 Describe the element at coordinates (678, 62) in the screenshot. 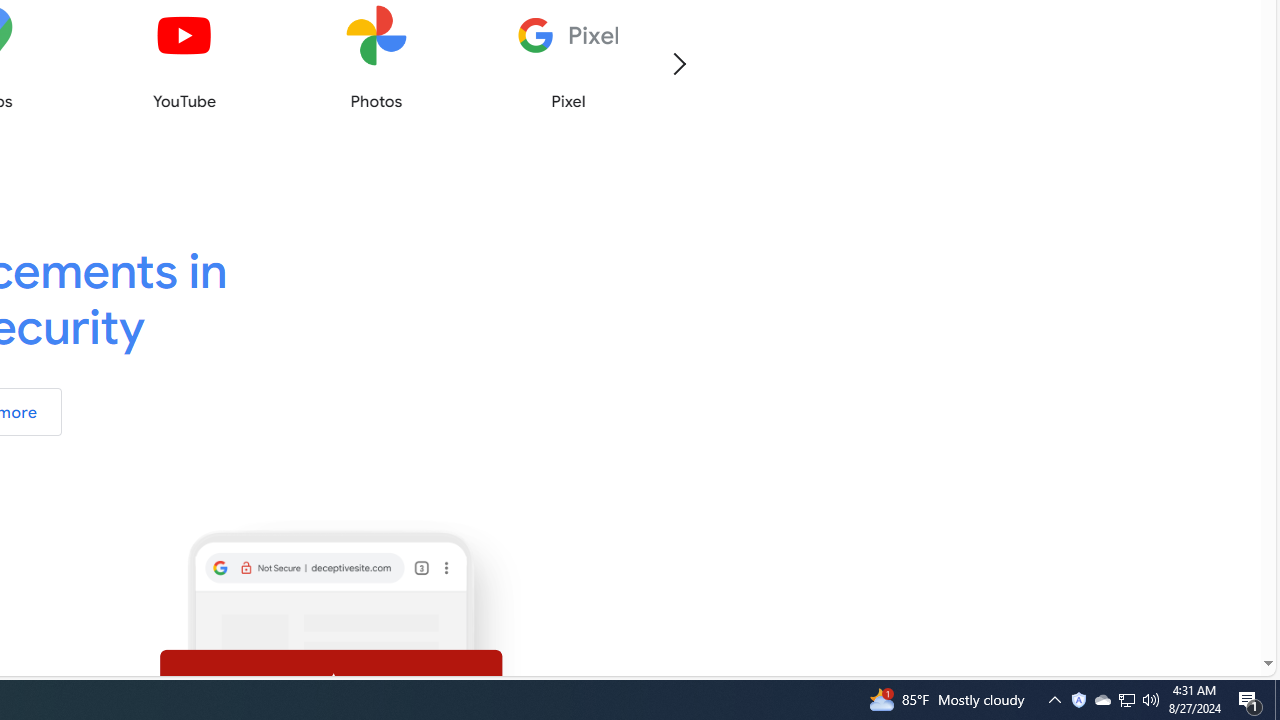

I see `'Next'` at that location.